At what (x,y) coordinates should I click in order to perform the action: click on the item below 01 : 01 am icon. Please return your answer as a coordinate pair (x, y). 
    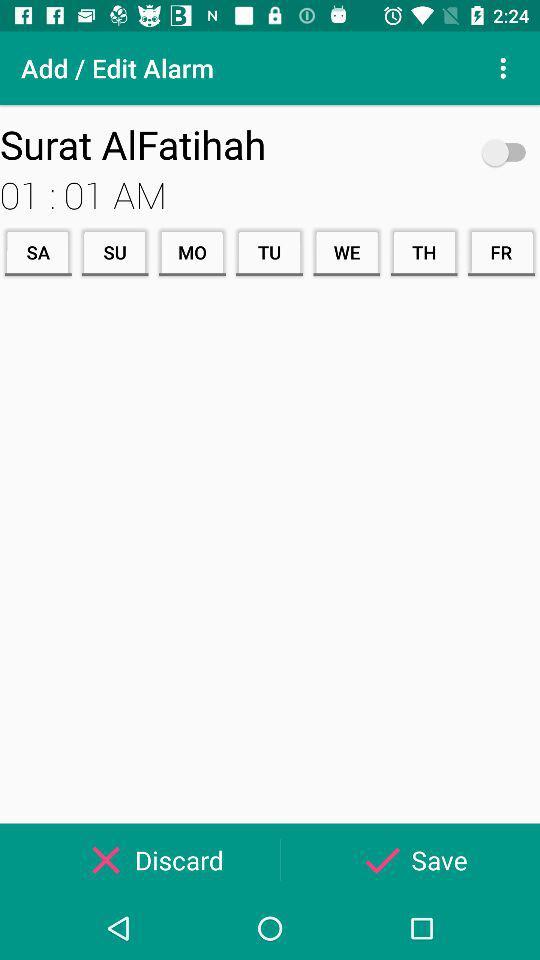
    Looking at the image, I should click on (345, 251).